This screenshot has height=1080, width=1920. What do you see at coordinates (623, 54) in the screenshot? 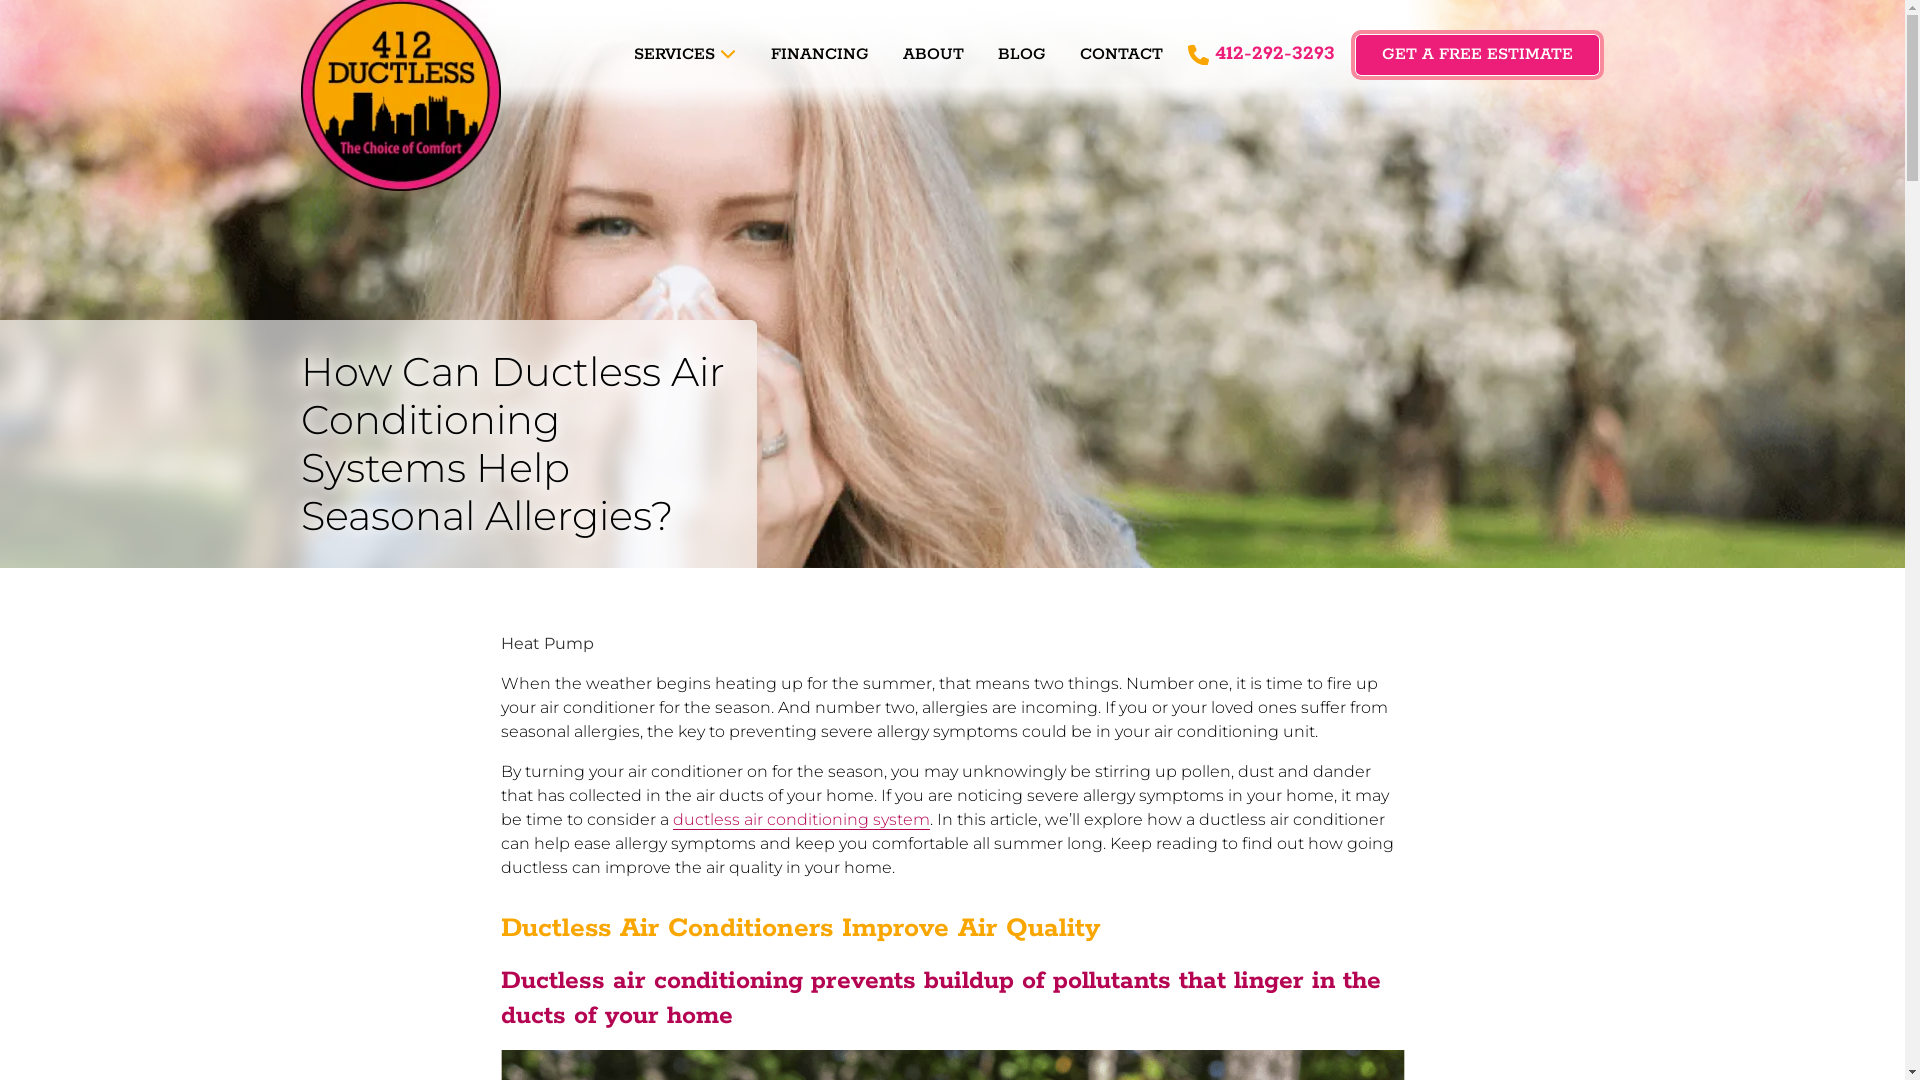
I see `'SERVICES'` at bounding box center [623, 54].